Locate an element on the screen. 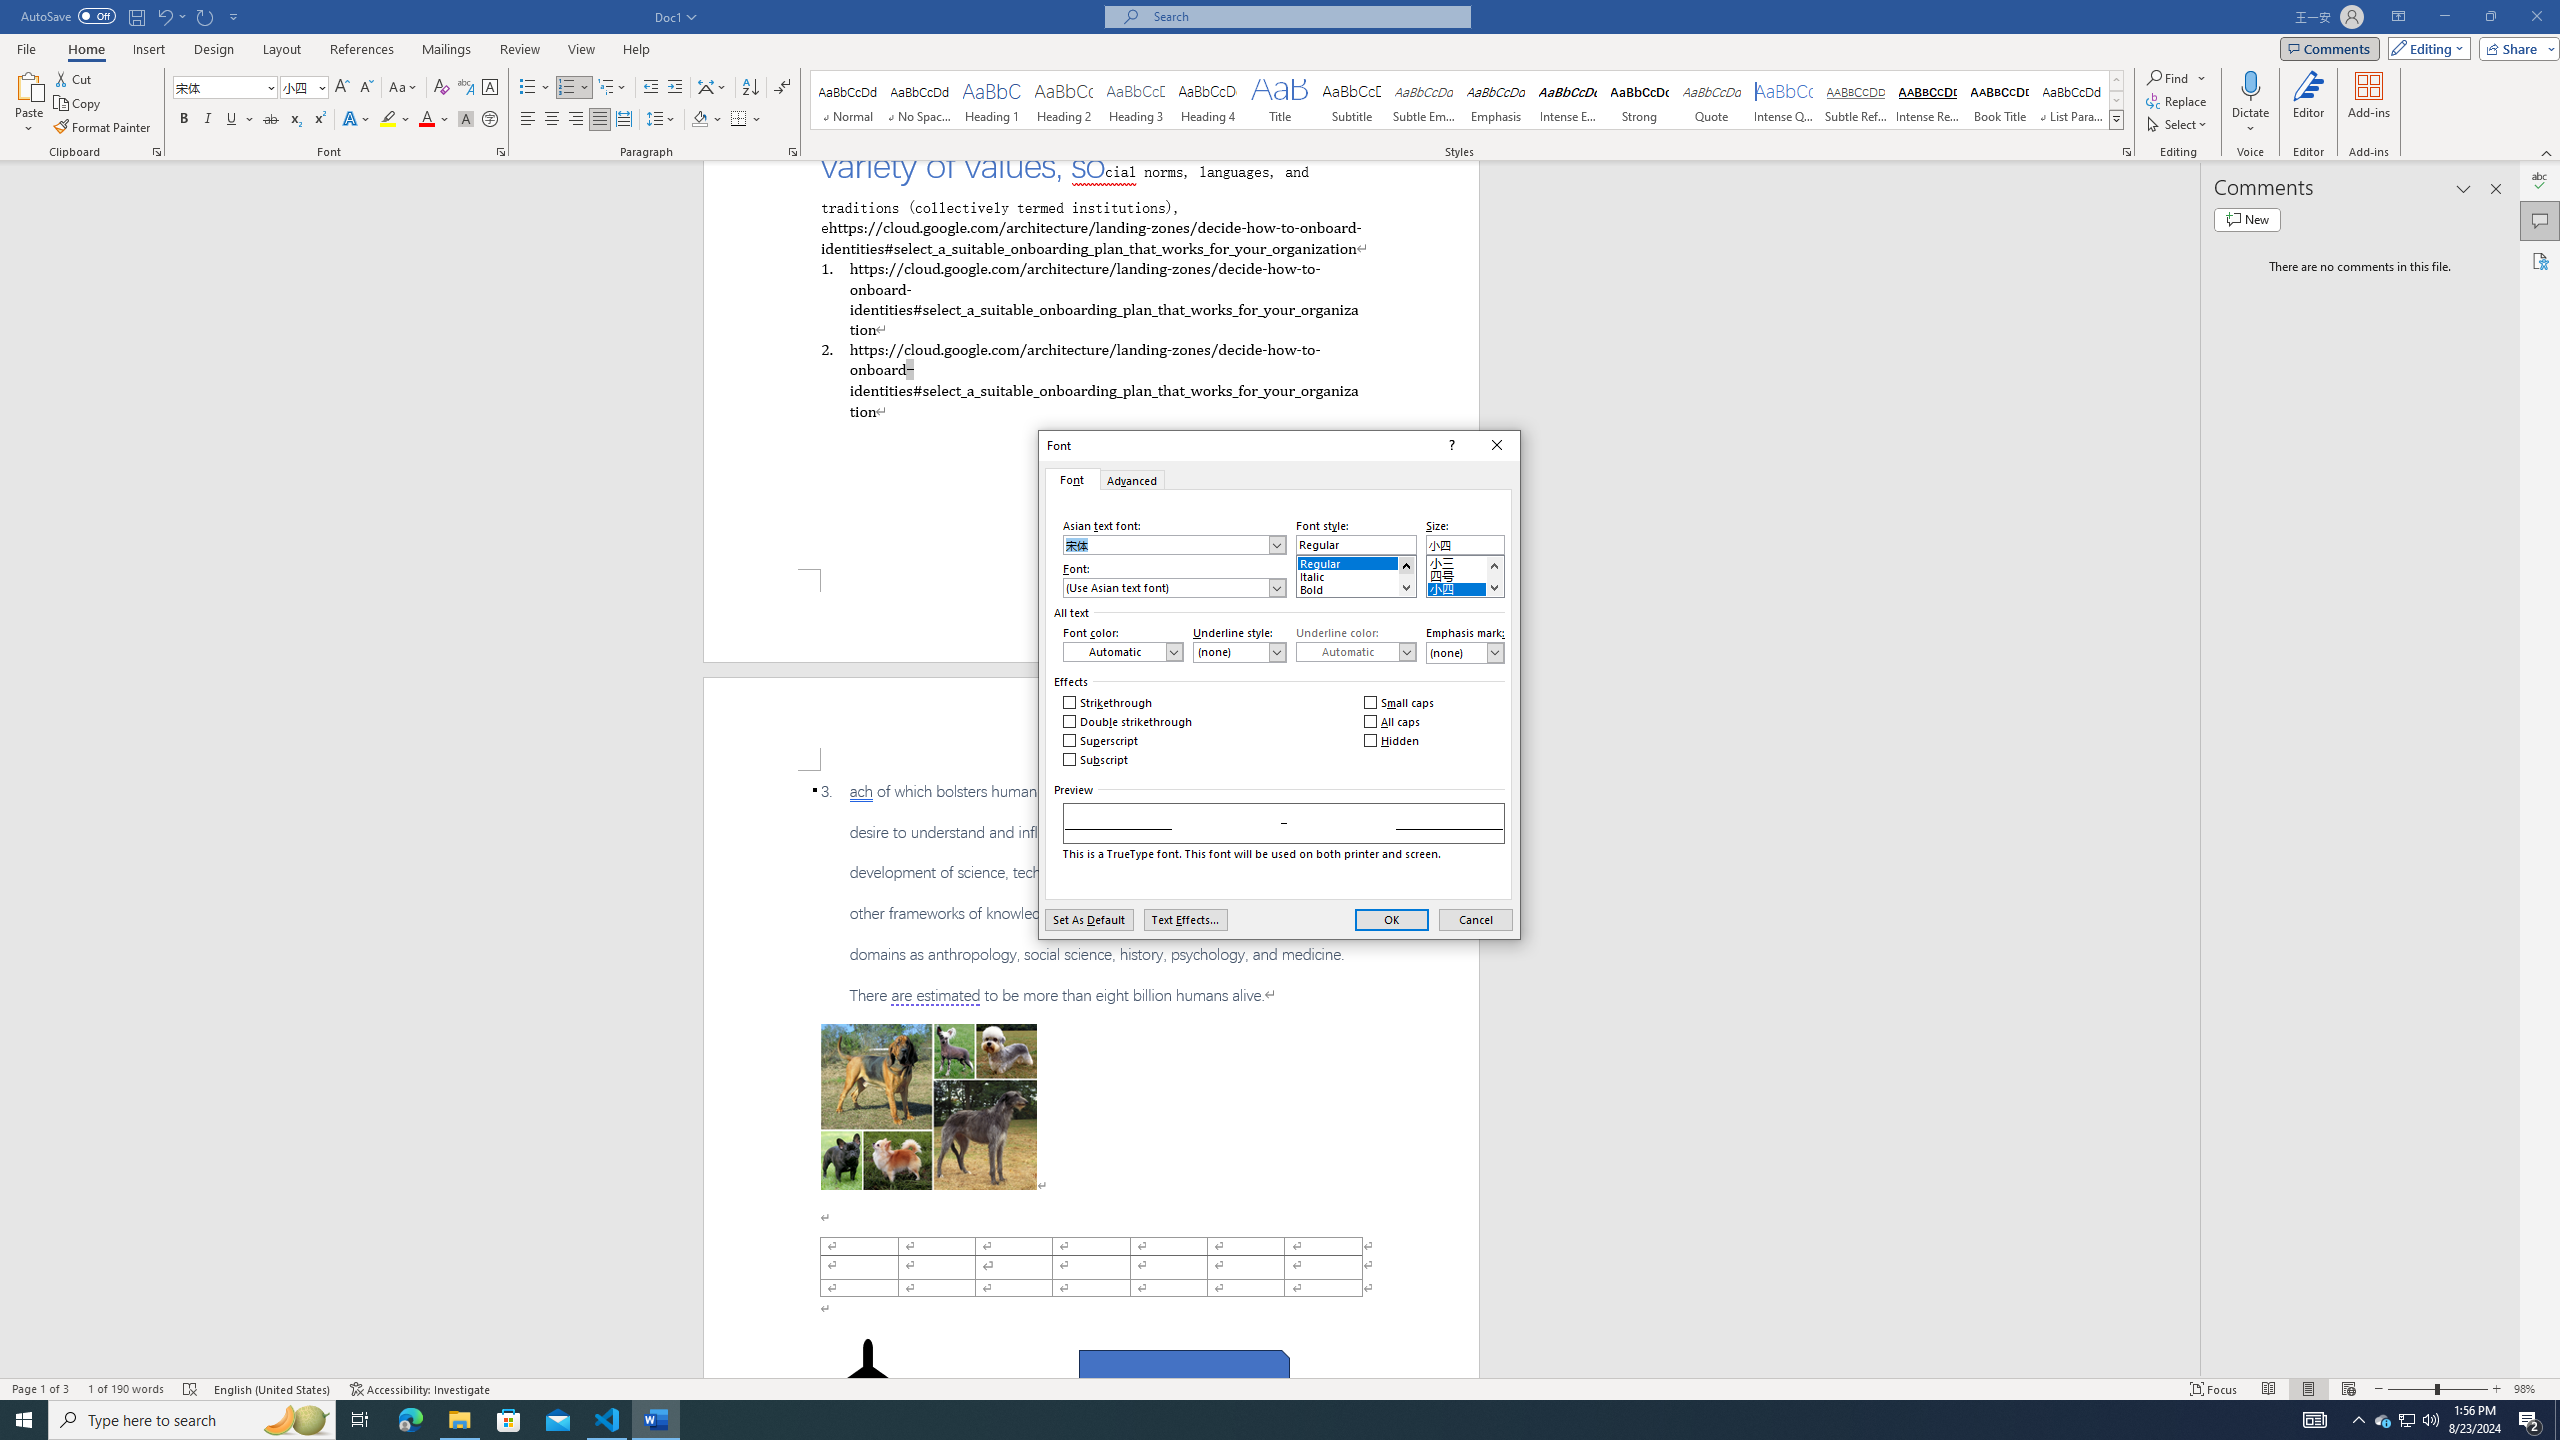 The image size is (2560, 1440). 'Intense Reference' is located at coordinates (1927, 99).